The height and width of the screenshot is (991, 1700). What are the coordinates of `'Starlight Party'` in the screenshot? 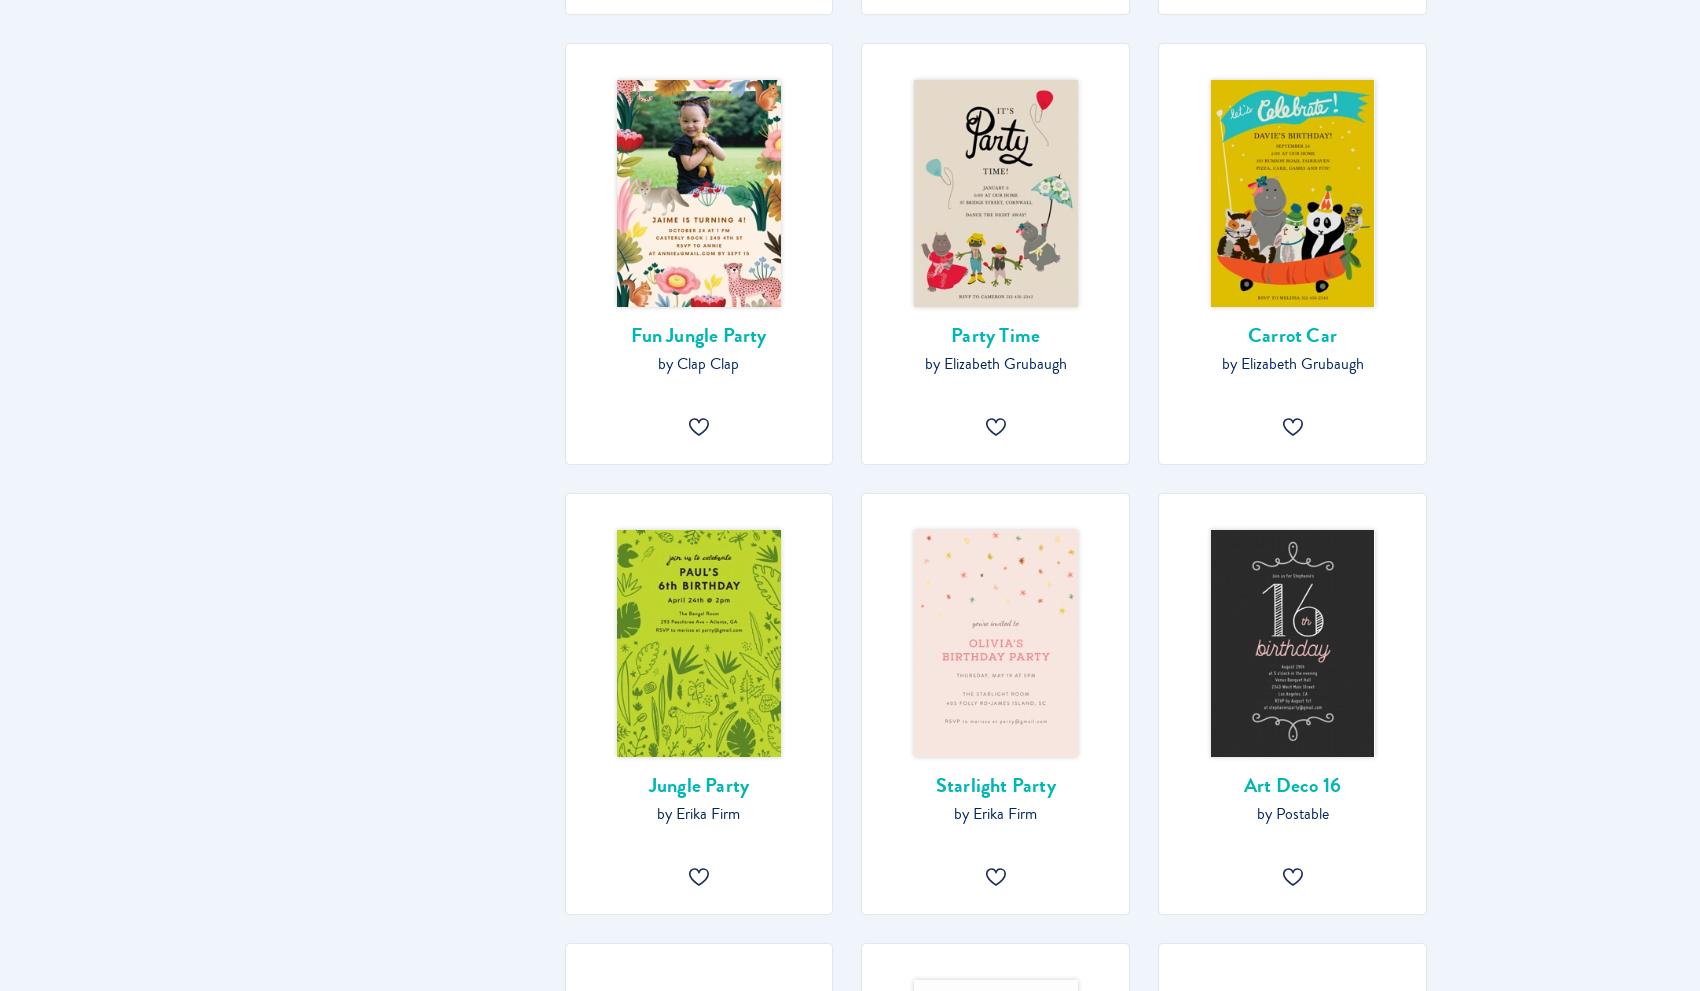 It's located at (994, 785).